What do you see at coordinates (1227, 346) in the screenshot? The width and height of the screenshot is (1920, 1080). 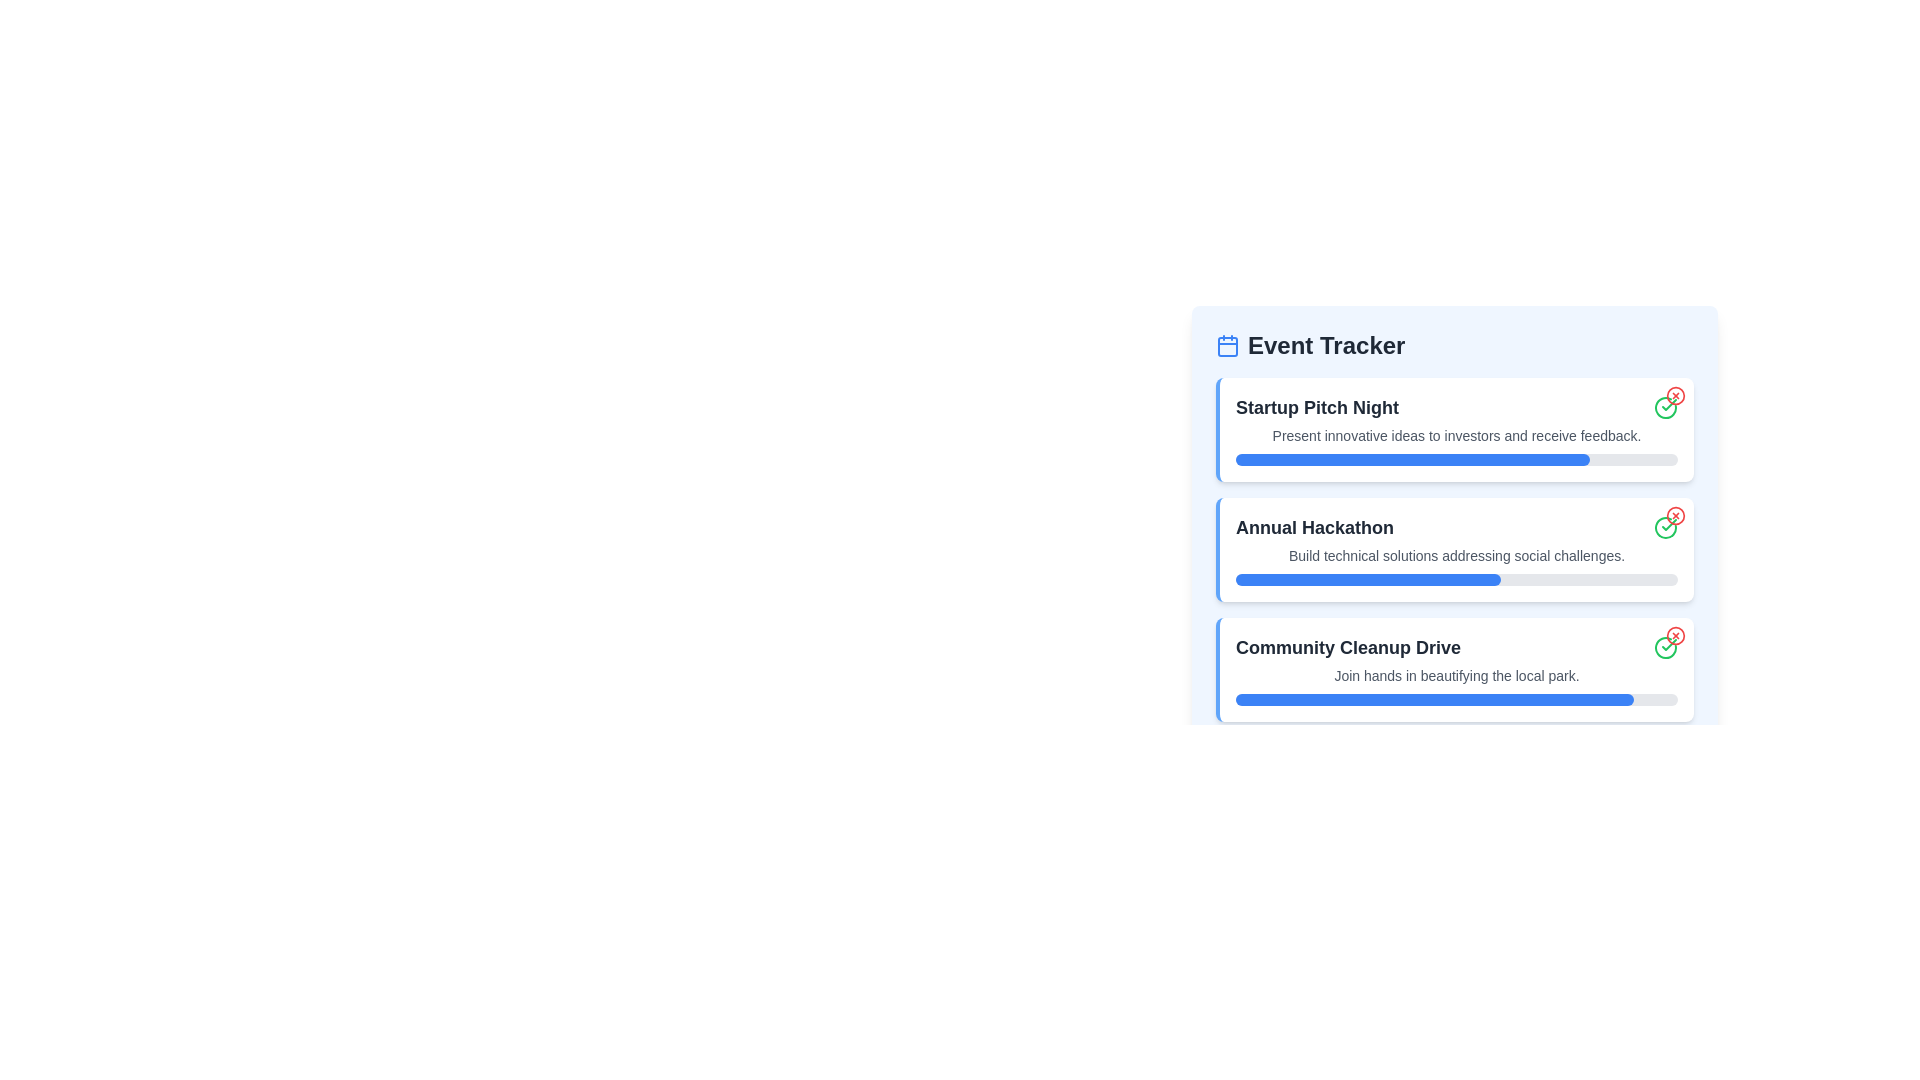 I see `the blue filled rounded rectangle icon that forms the body of the calendar in the top-left corner of the 'Event Tracker' section header` at bounding box center [1227, 346].